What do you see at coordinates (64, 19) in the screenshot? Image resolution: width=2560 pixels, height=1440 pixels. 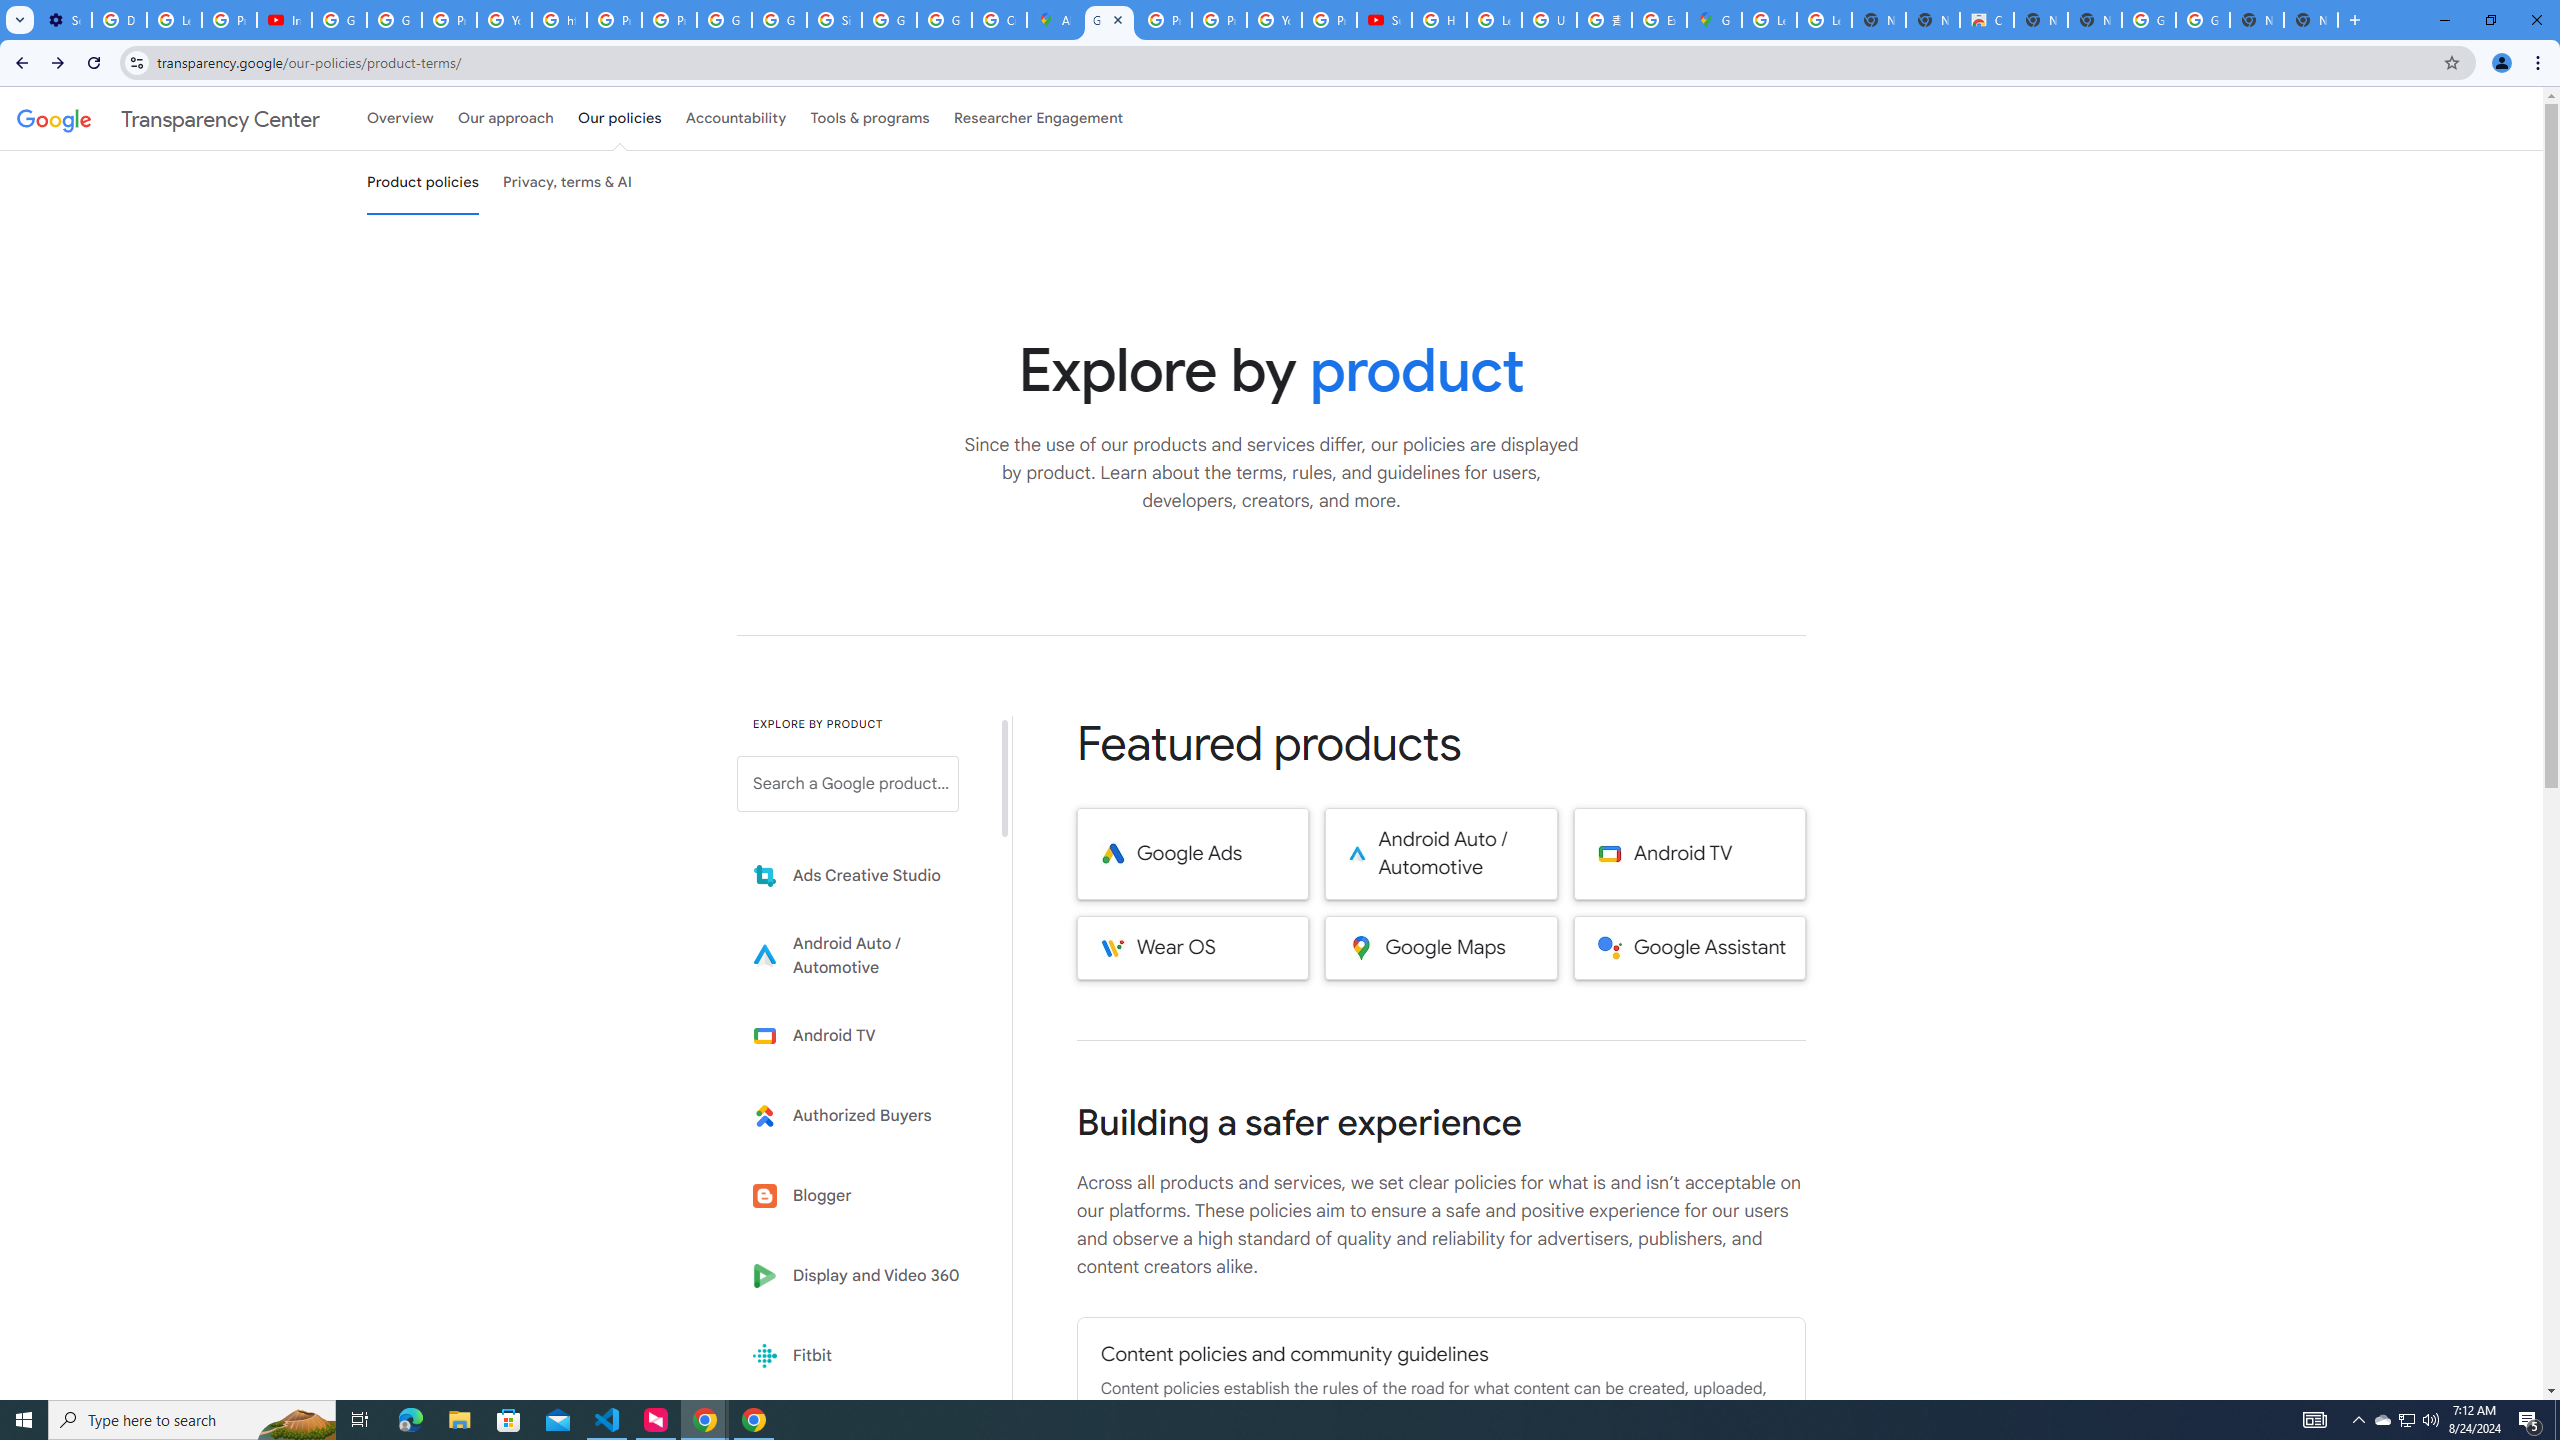 I see `'Settings - Performance'` at bounding box center [64, 19].